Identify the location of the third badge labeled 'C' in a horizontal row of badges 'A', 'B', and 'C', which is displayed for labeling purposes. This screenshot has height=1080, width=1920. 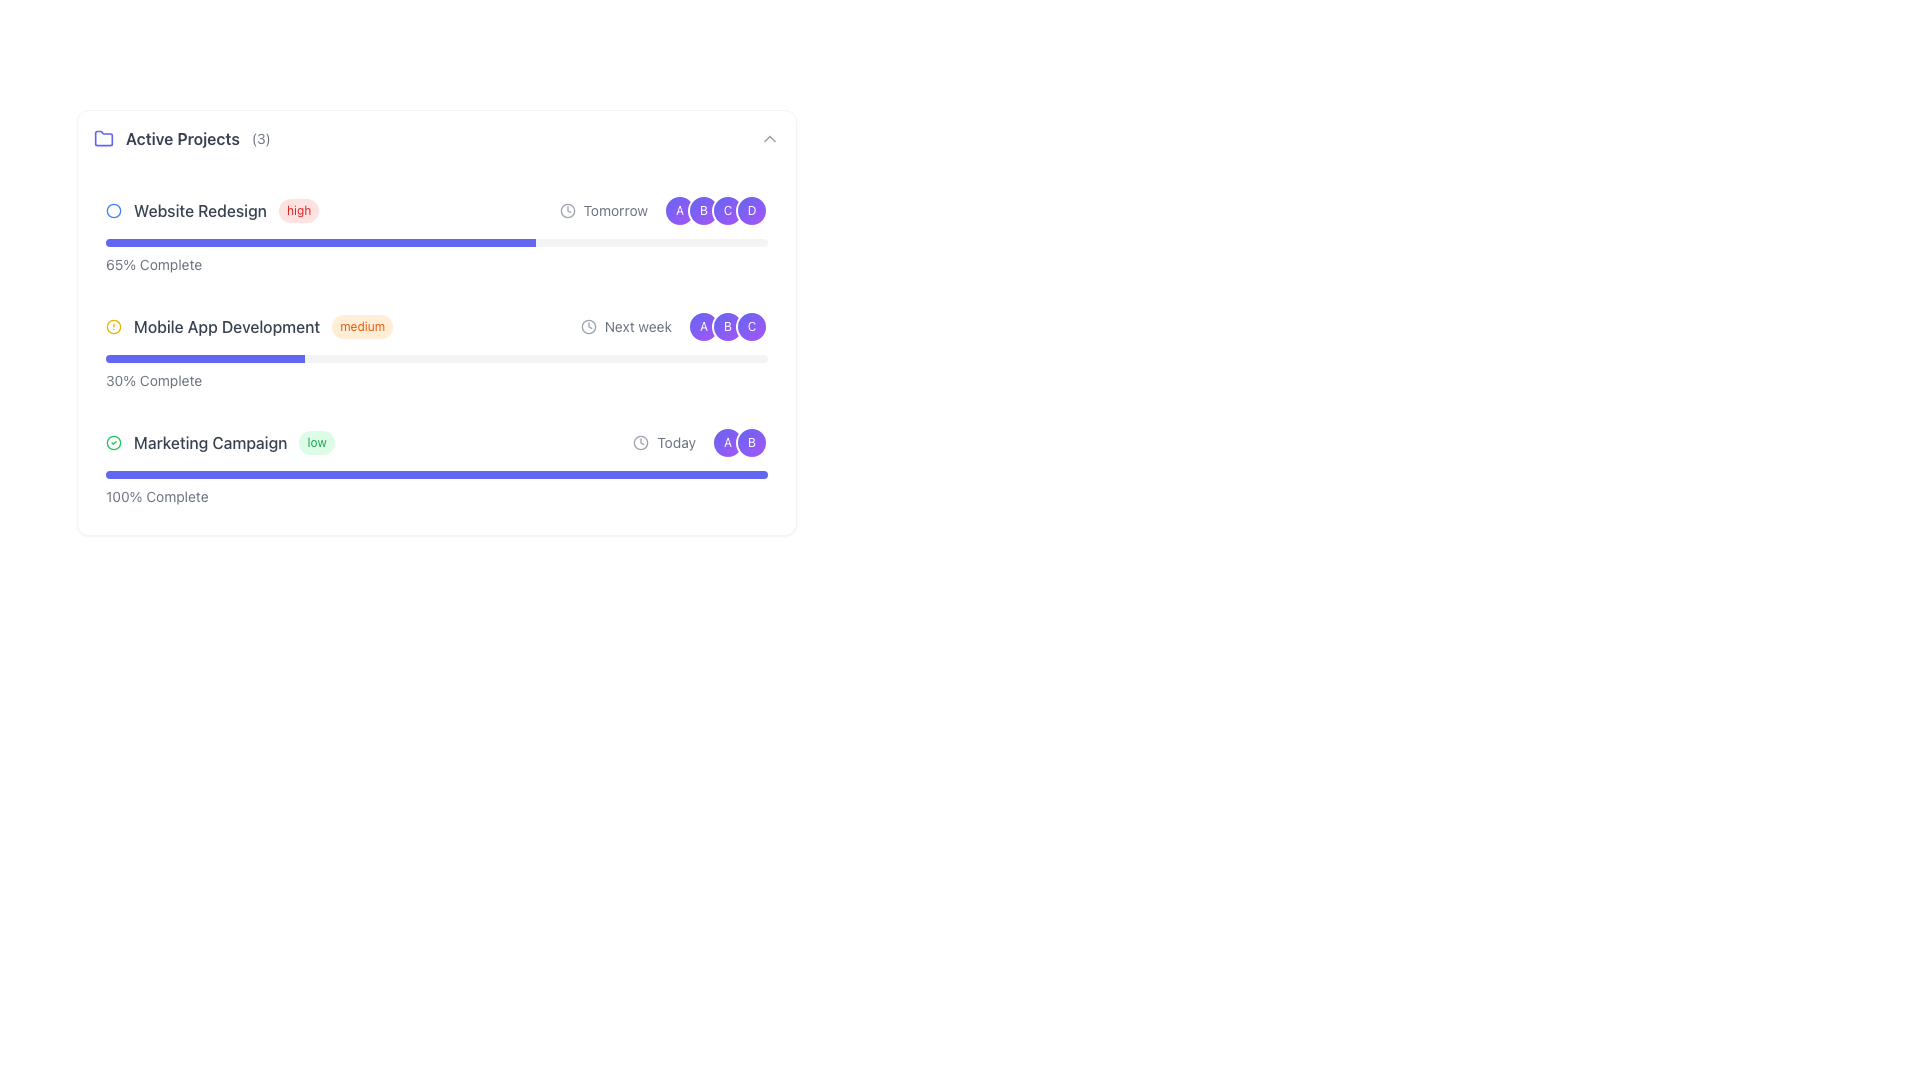
(751, 326).